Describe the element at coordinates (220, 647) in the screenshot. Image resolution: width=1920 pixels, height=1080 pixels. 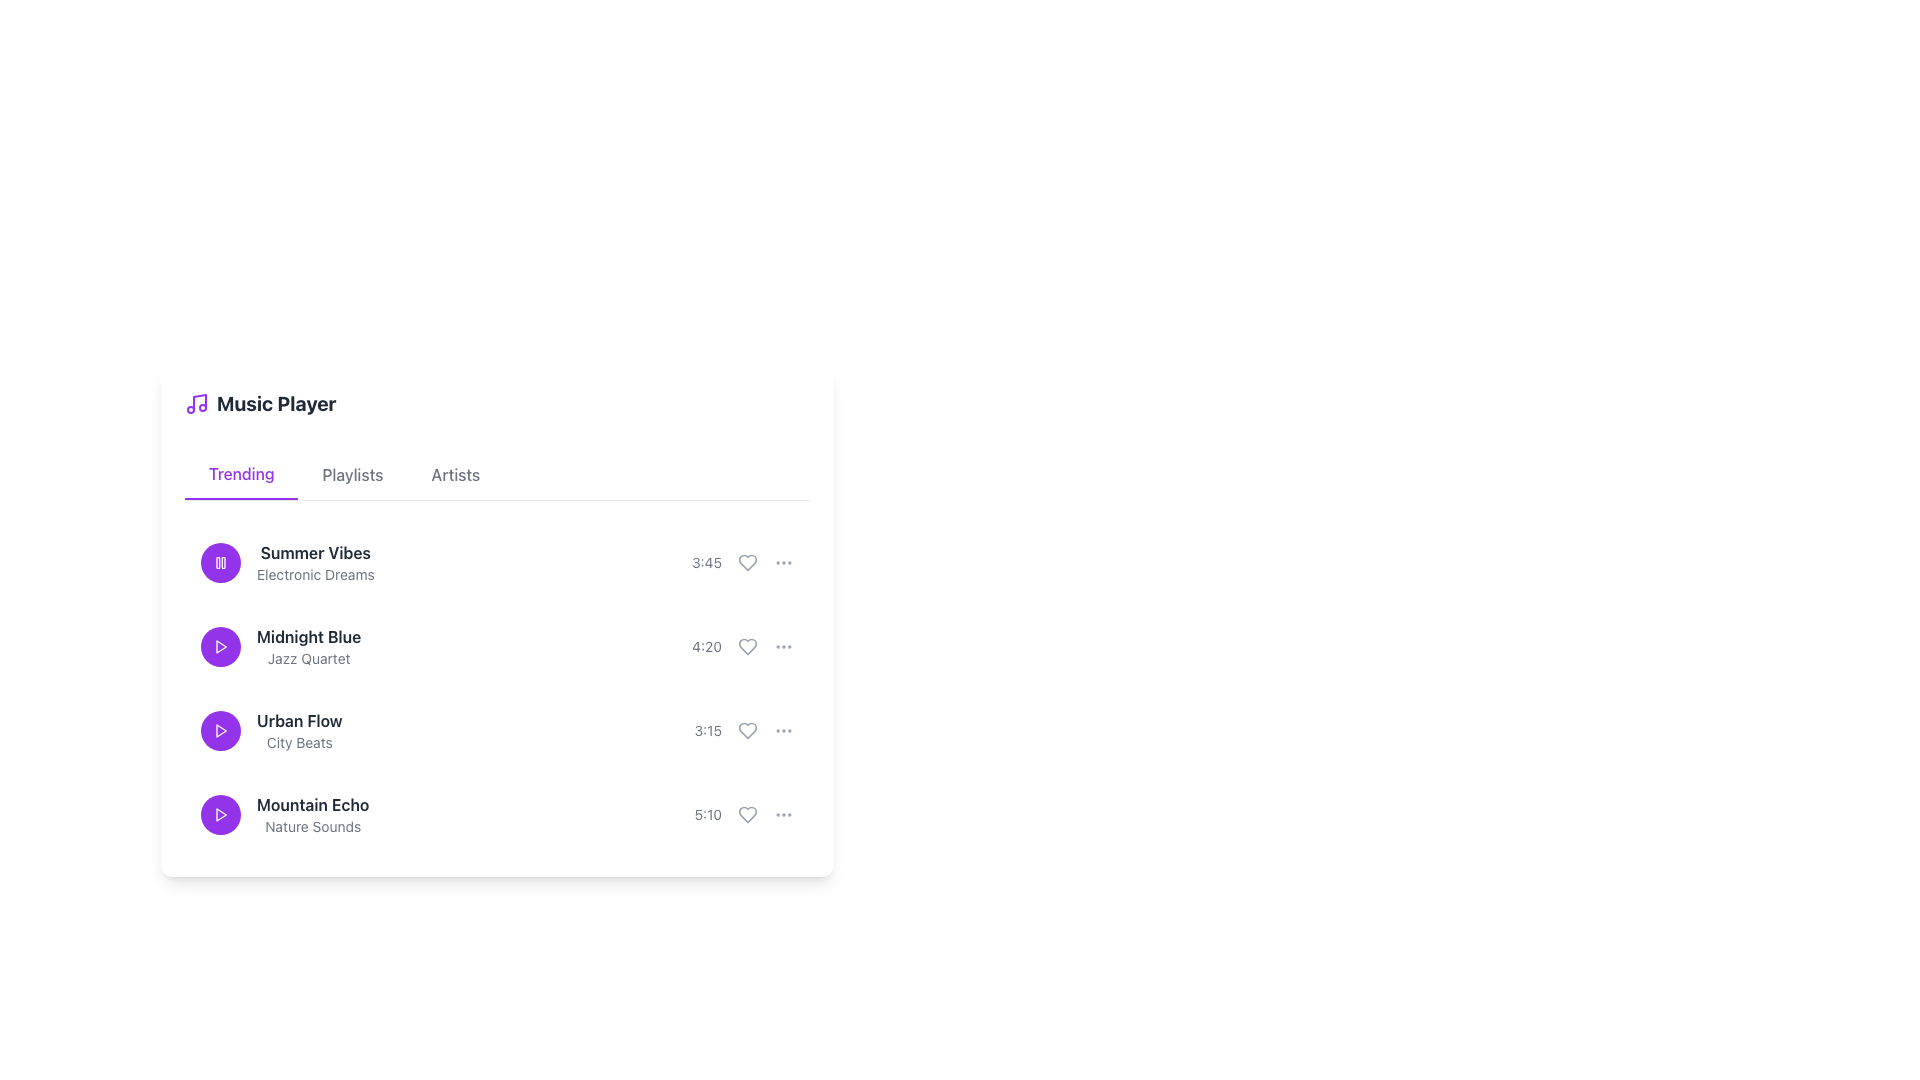
I see `the circular button with a purple background and a white triangular play icon in the 'Trending' section of the music player` at that location.